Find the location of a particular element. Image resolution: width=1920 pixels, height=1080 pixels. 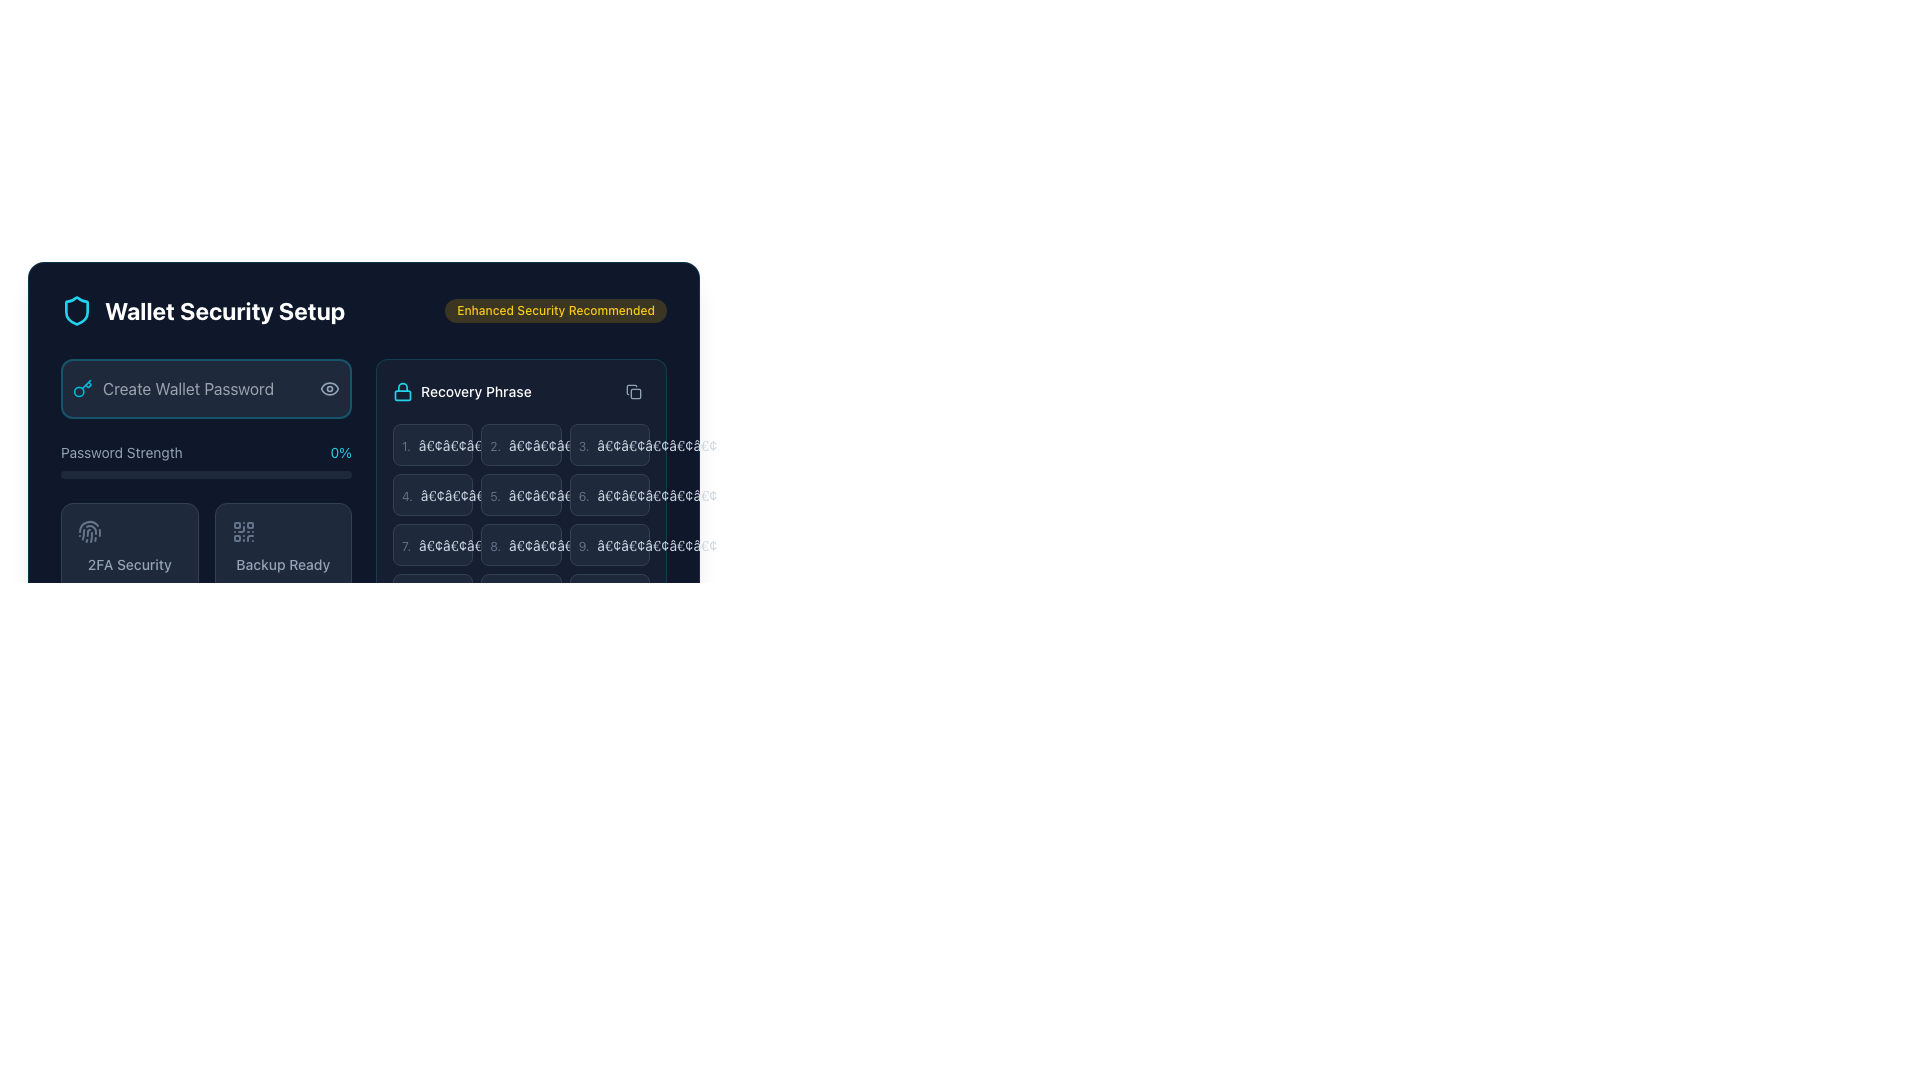

the eye icon used to toggle visibility in the 'Recovery Phrase' section to read the tooltip is located at coordinates (330, 389).